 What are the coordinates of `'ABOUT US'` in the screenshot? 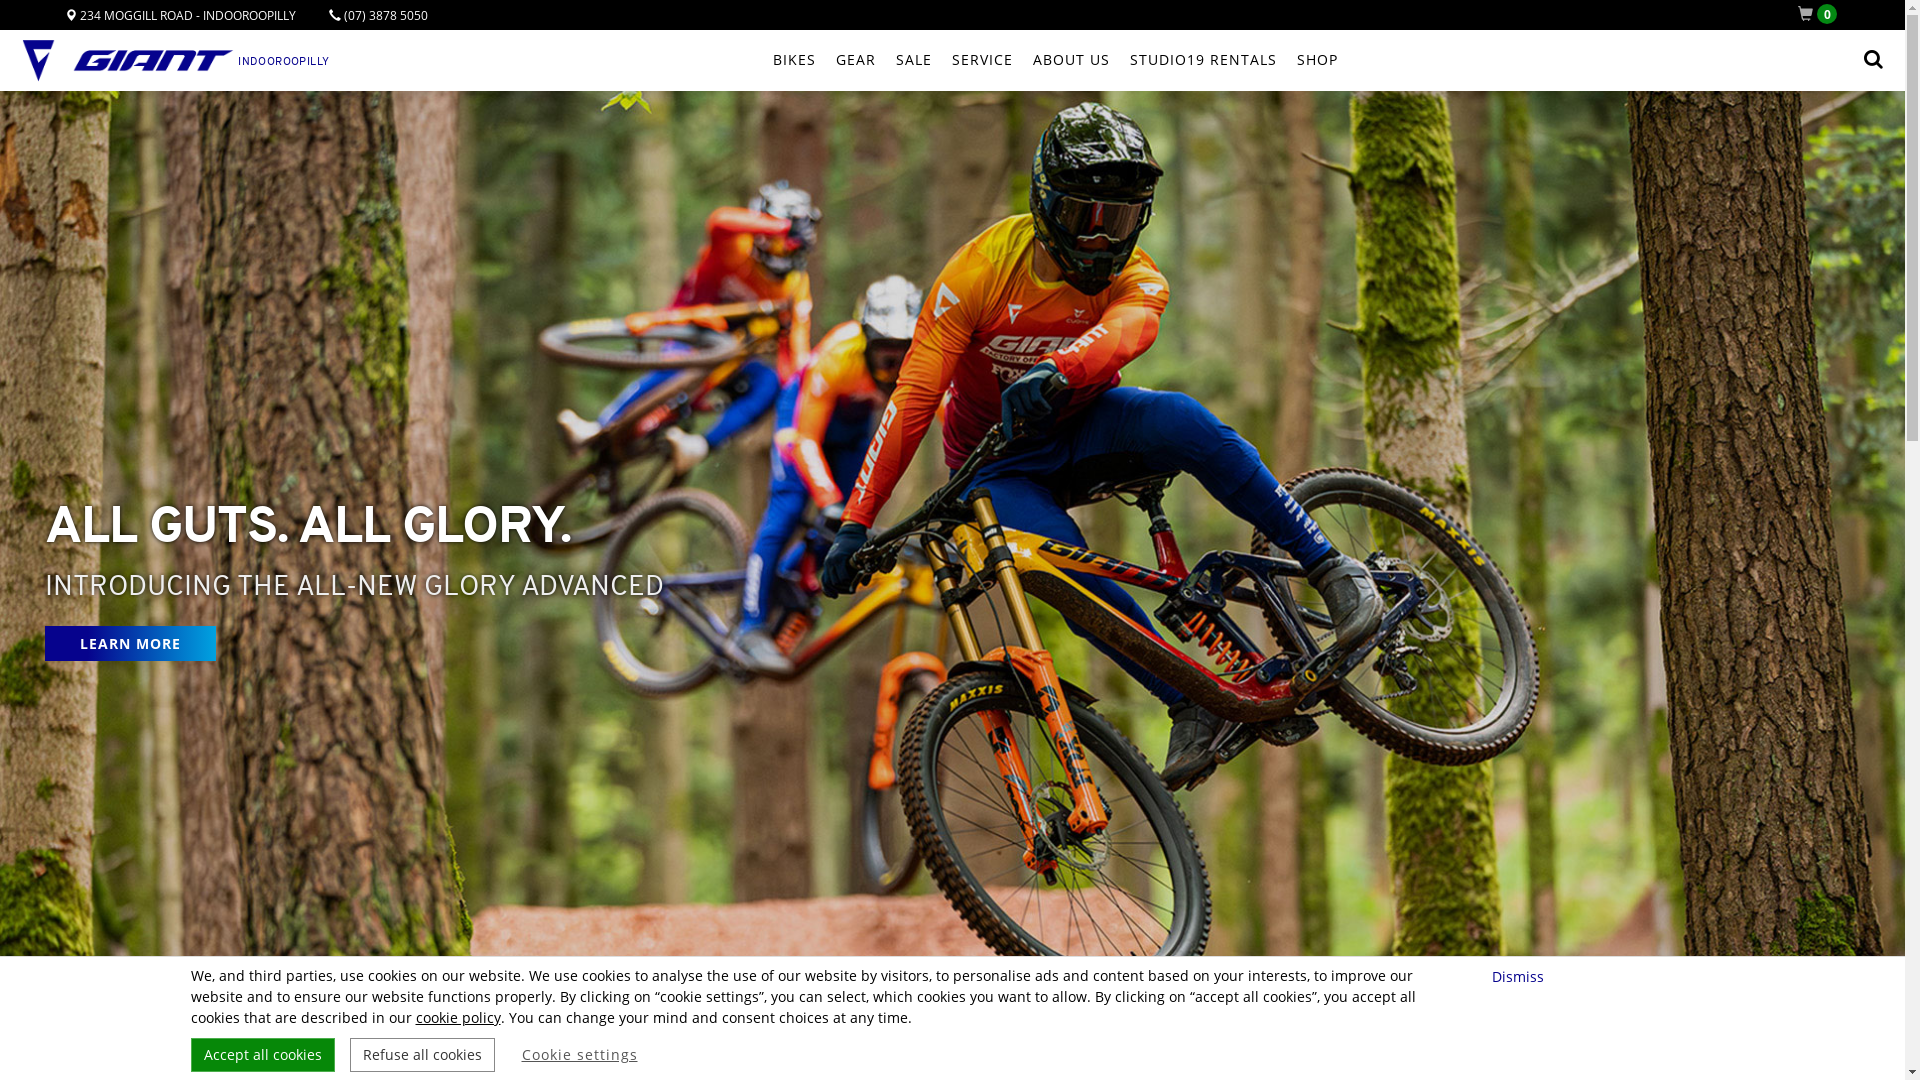 It's located at (1069, 59).